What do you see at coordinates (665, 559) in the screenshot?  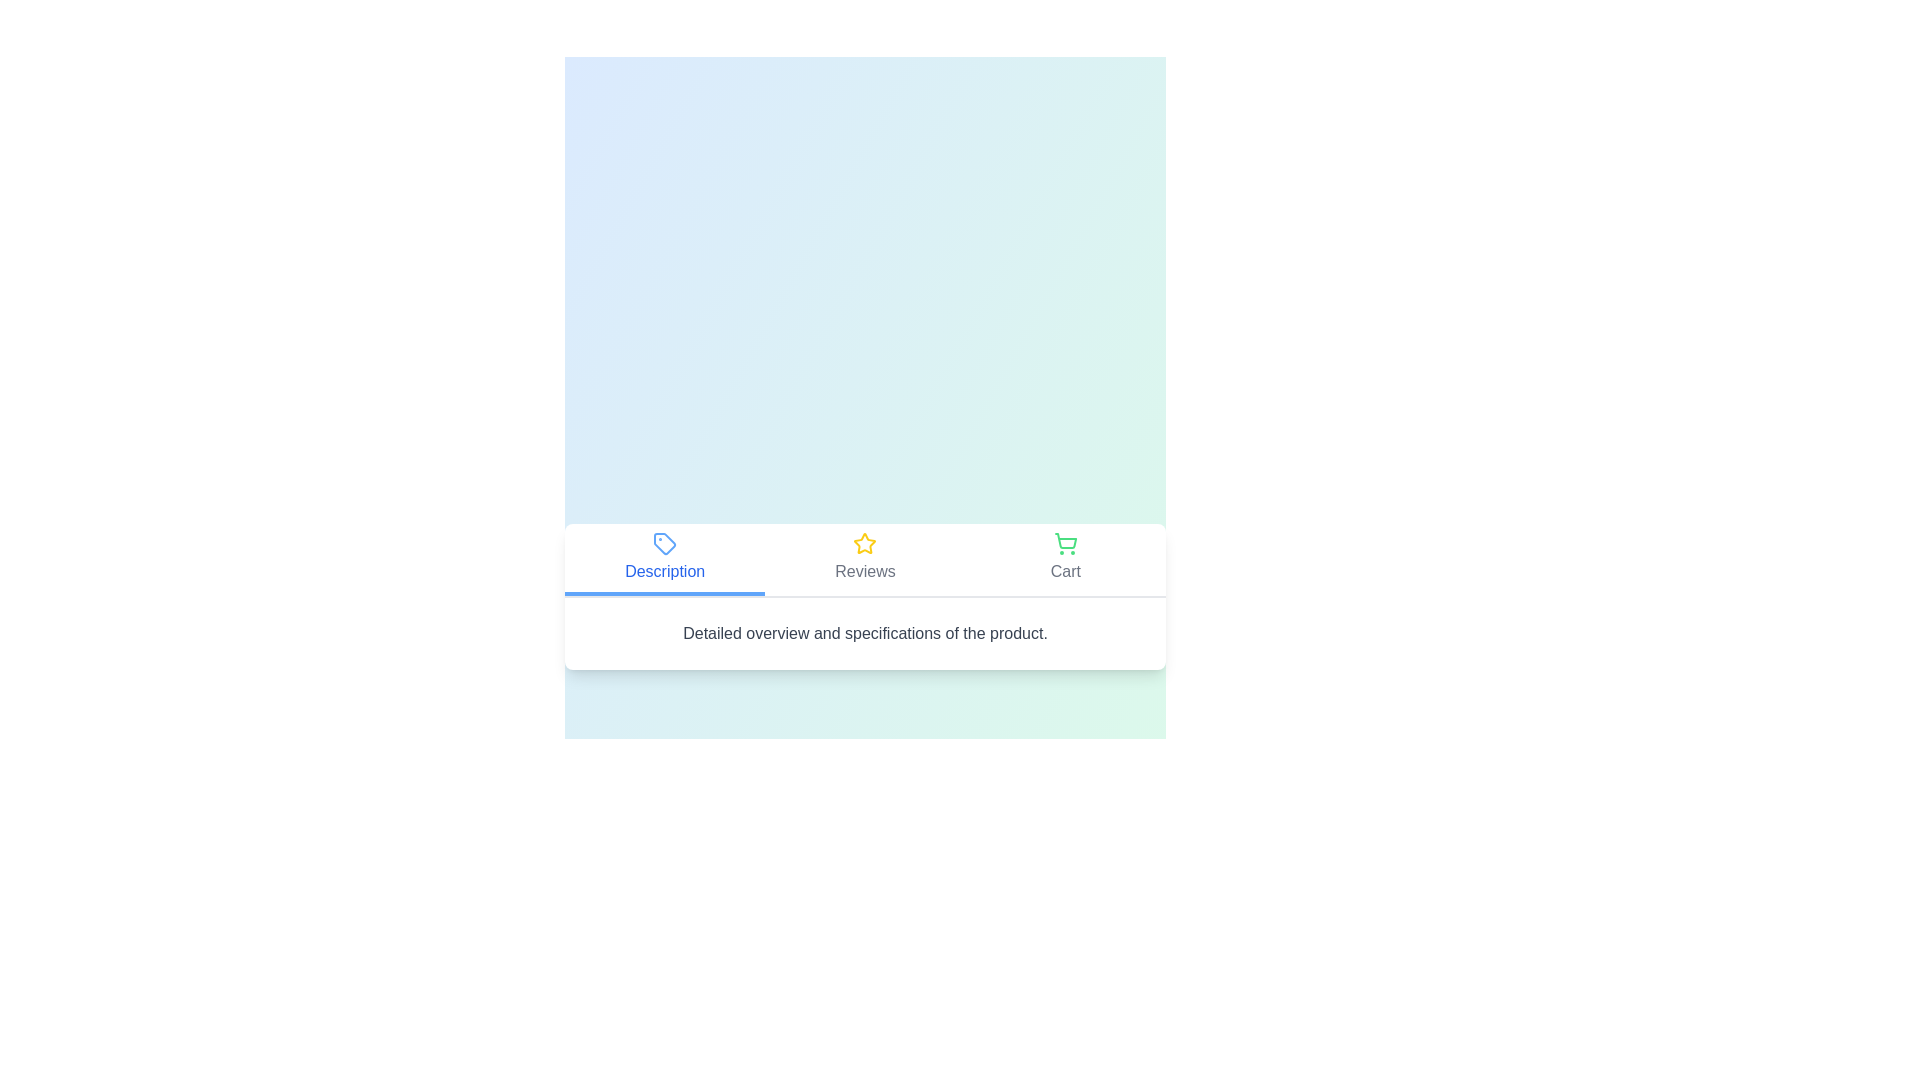 I see `the Description tab` at bounding box center [665, 559].